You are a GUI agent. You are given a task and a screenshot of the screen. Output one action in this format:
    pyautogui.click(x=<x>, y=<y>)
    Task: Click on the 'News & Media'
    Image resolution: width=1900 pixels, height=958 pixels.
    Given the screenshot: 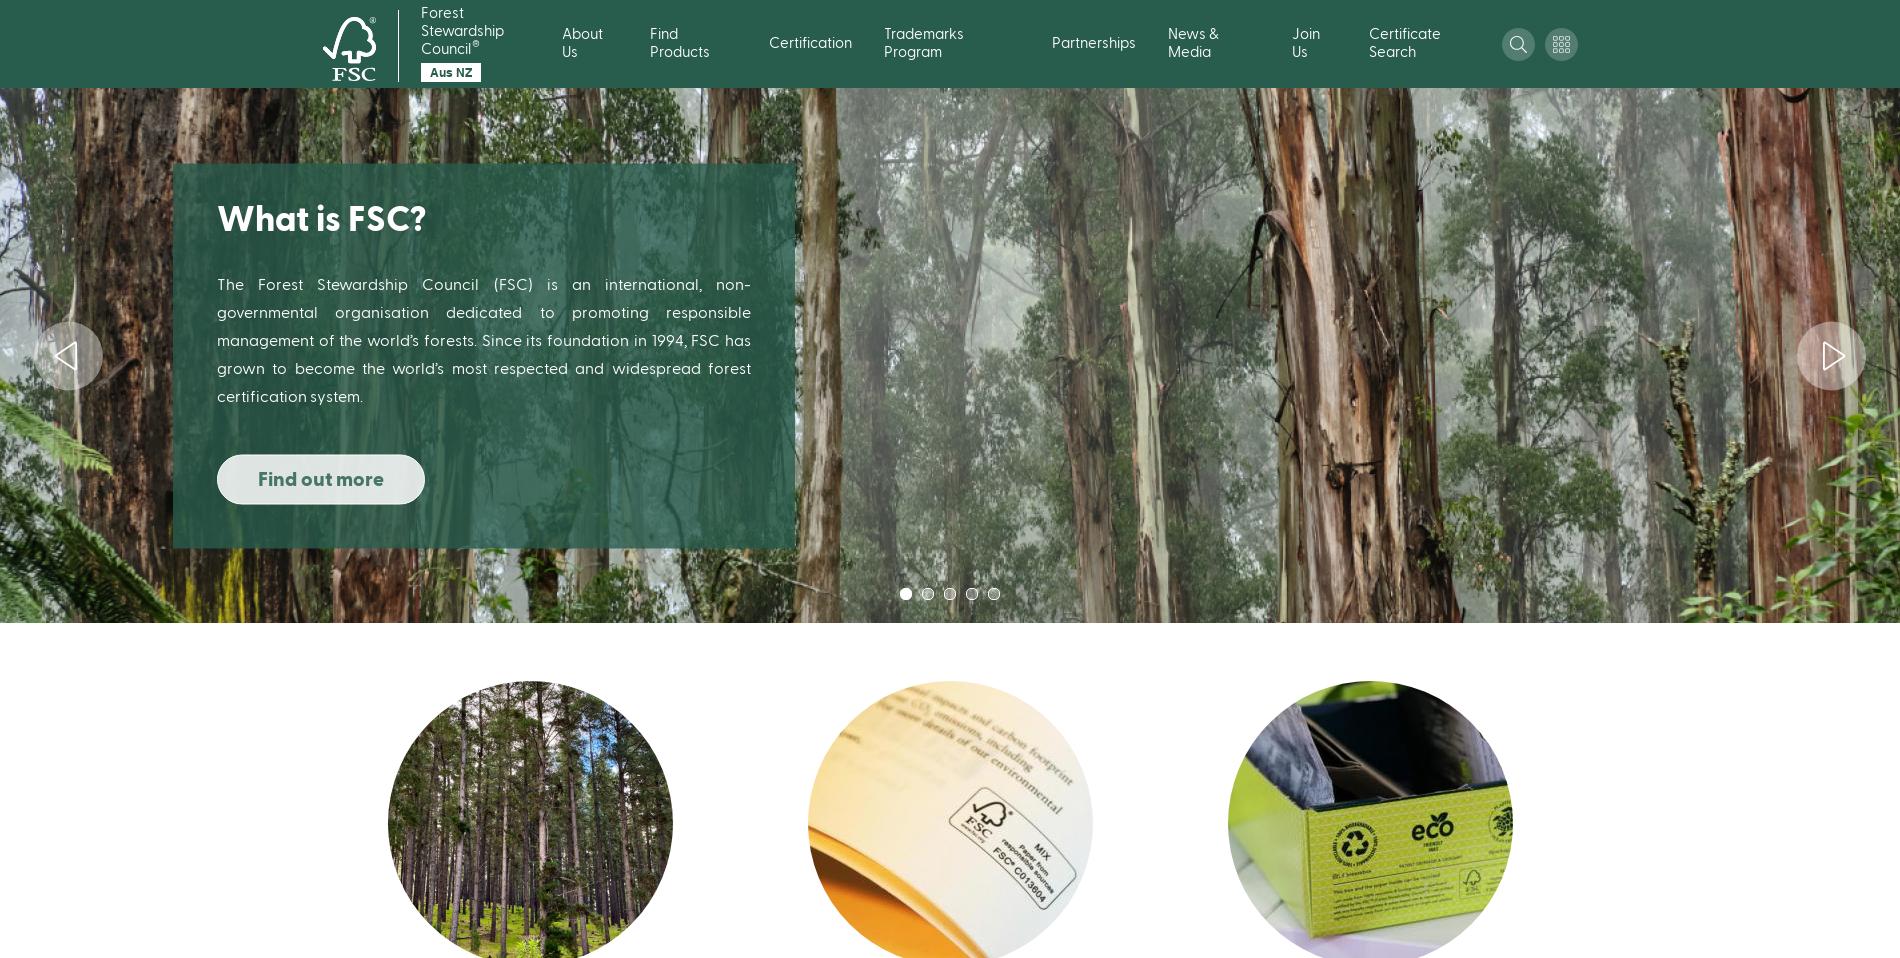 What is the action you would take?
    pyautogui.click(x=1191, y=42)
    